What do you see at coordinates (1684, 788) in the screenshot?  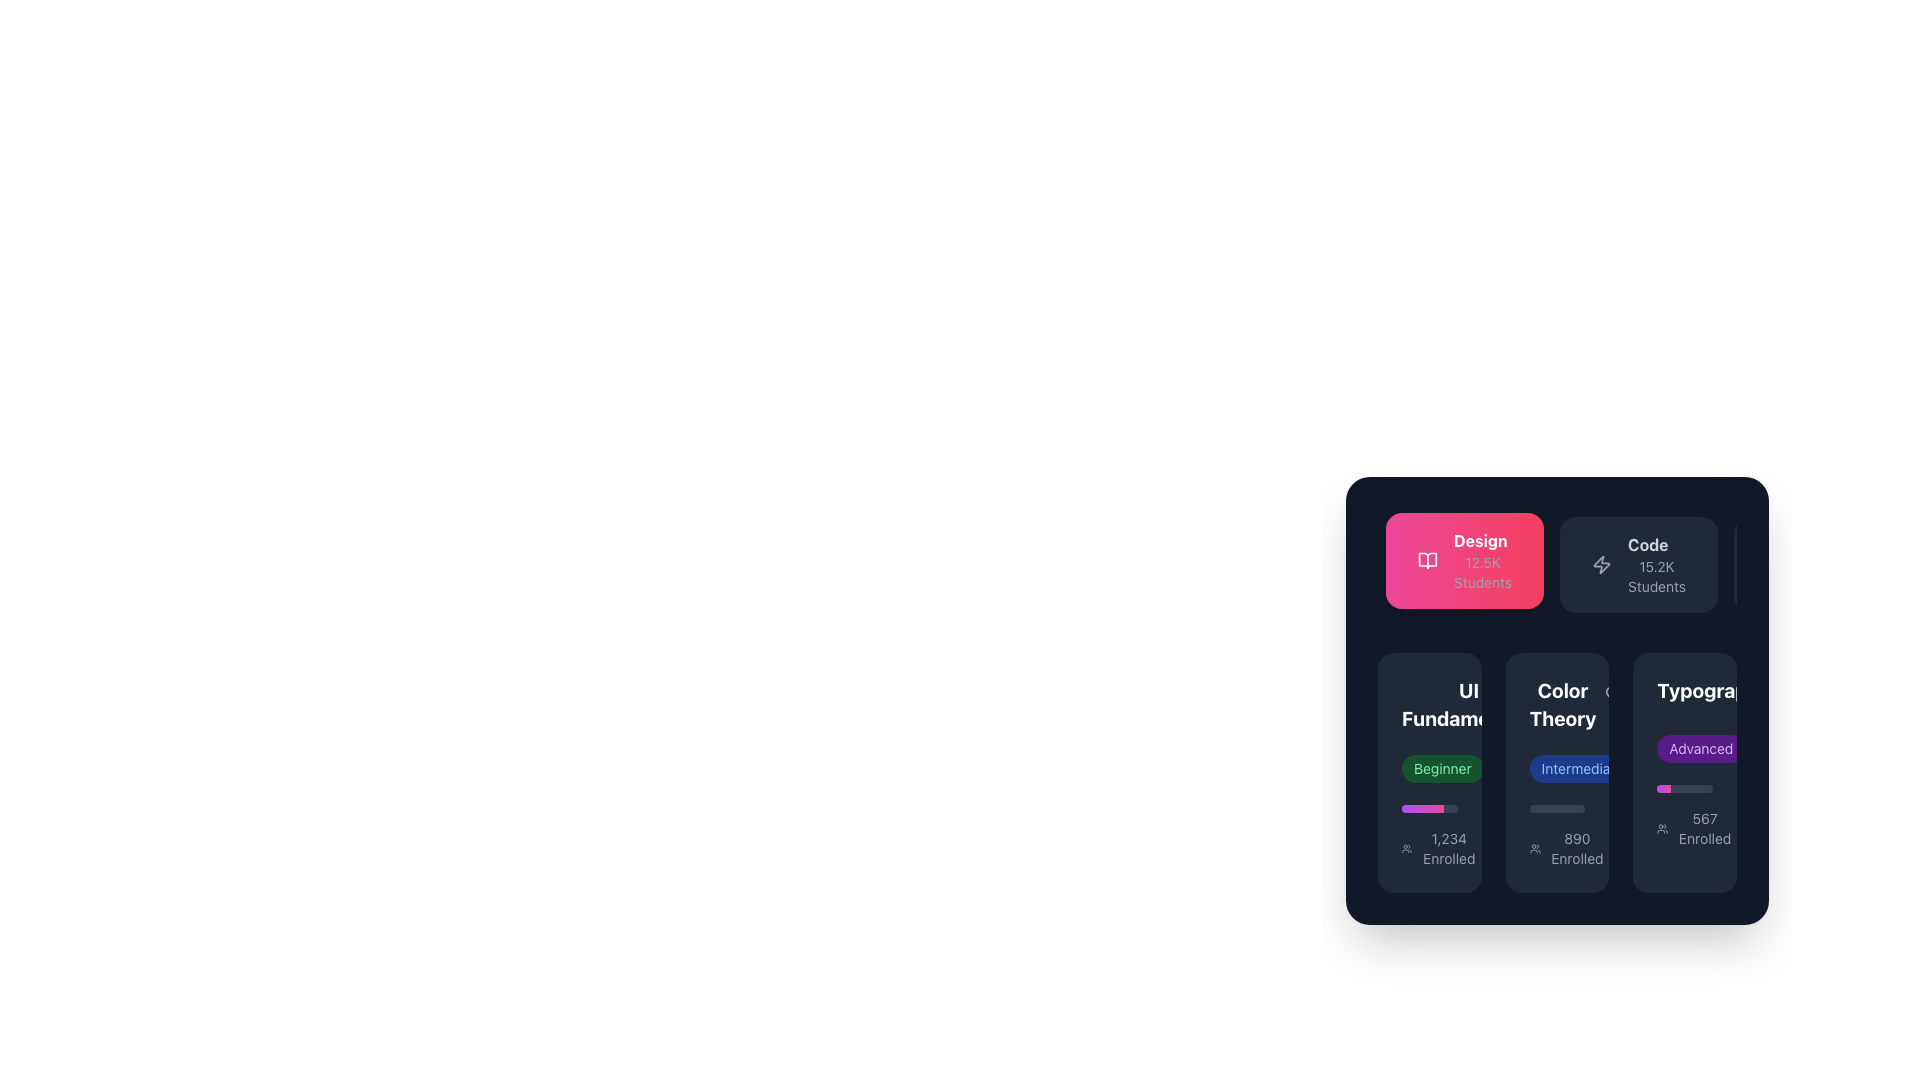 I see `the progress visualization of the horizontal progress bar located in the Typography section, which is centrally positioned below the Advanced badge and above the text '567 Enrolled'` at bounding box center [1684, 788].